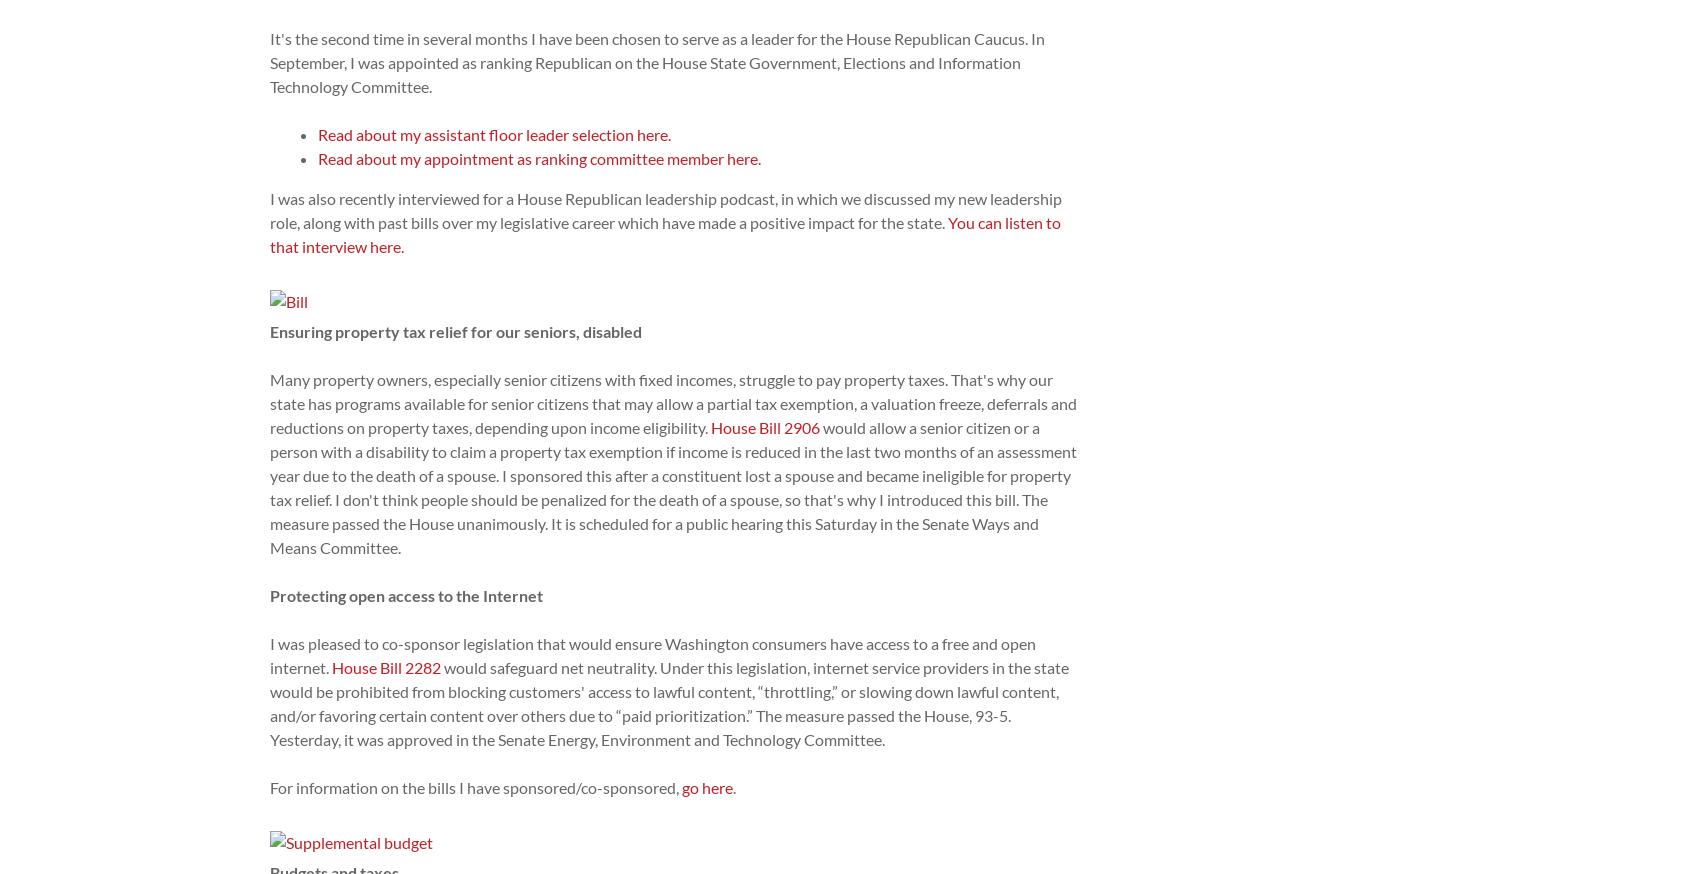  Describe the element at coordinates (406, 594) in the screenshot. I see `'Protecting open access to the Internet'` at that location.